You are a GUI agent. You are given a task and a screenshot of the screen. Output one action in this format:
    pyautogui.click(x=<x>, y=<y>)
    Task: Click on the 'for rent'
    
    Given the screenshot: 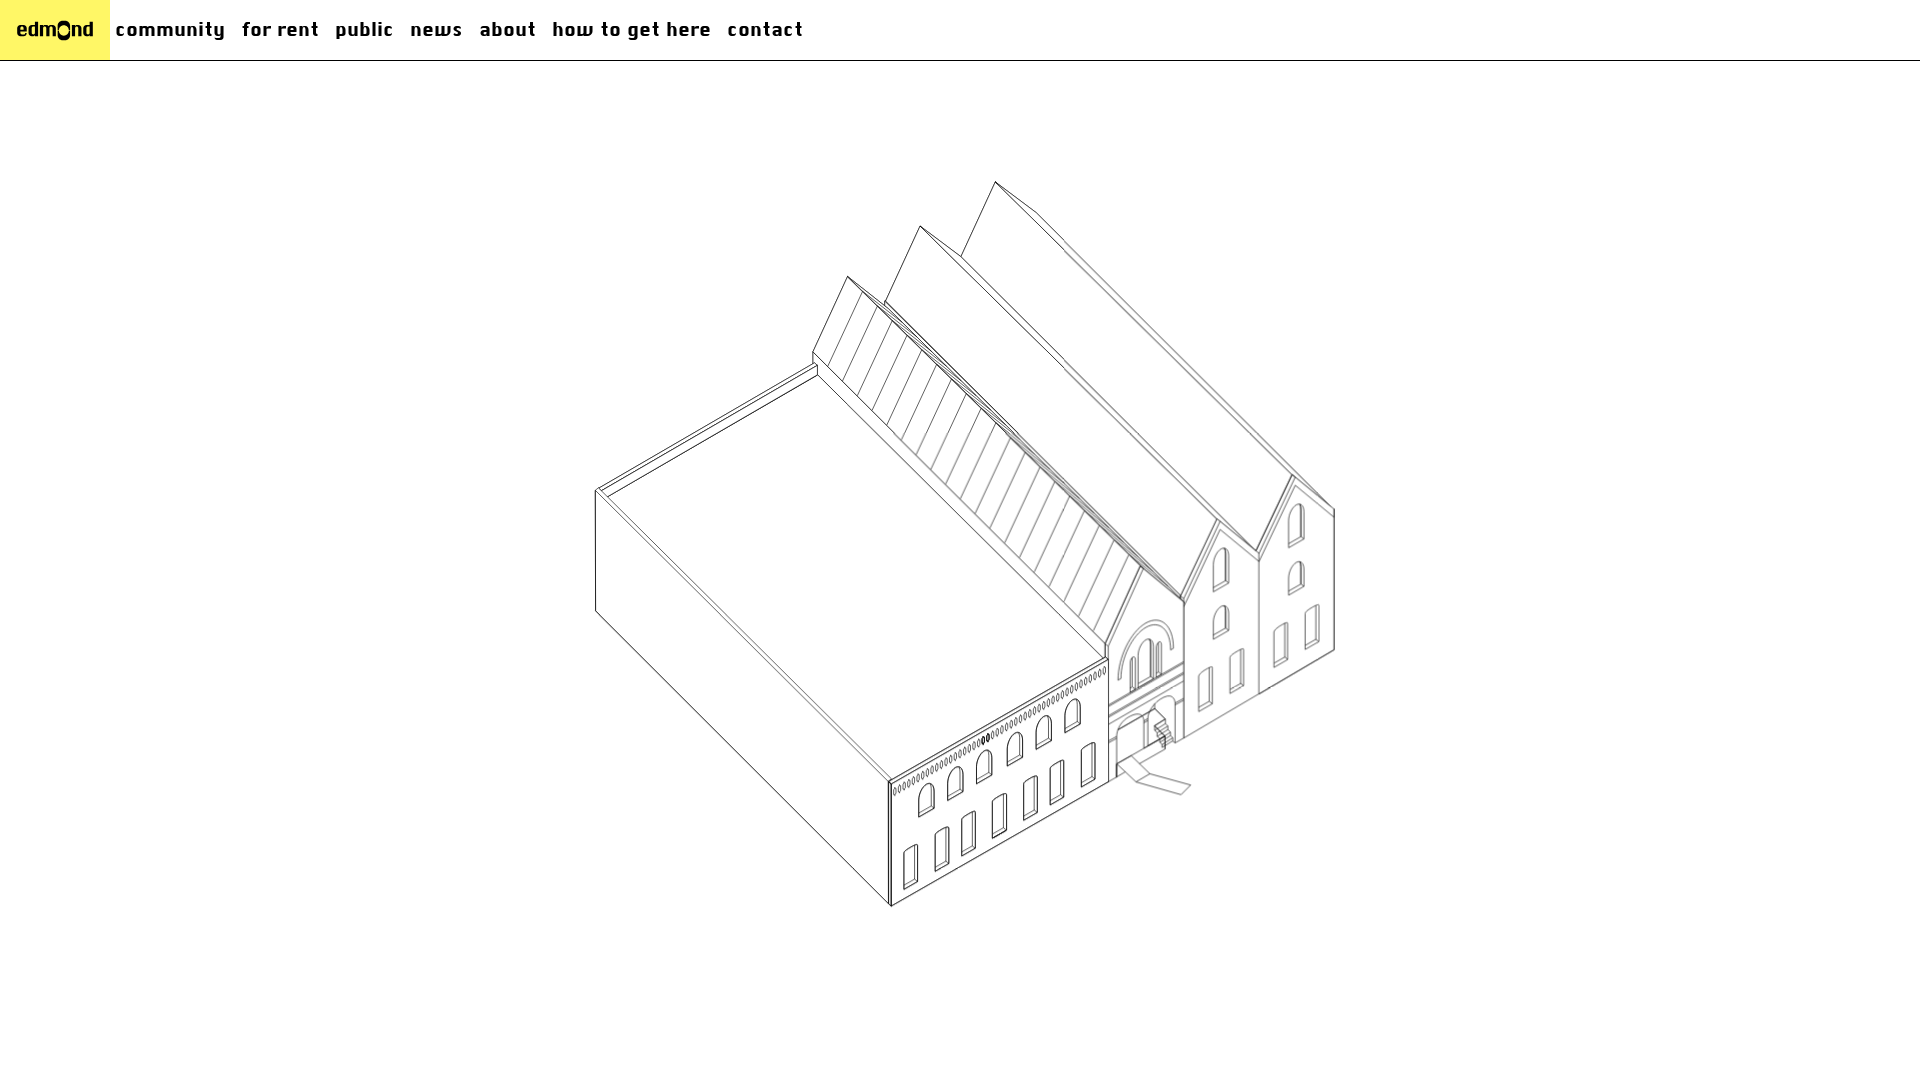 What is the action you would take?
    pyautogui.click(x=278, y=30)
    